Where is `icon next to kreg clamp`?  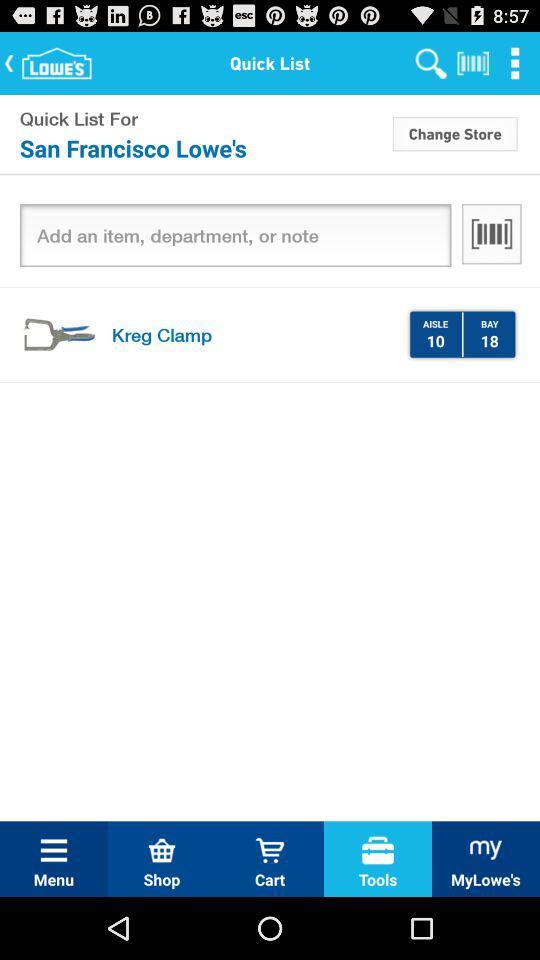
icon next to kreg clamp is located at coordinates (59, 334).